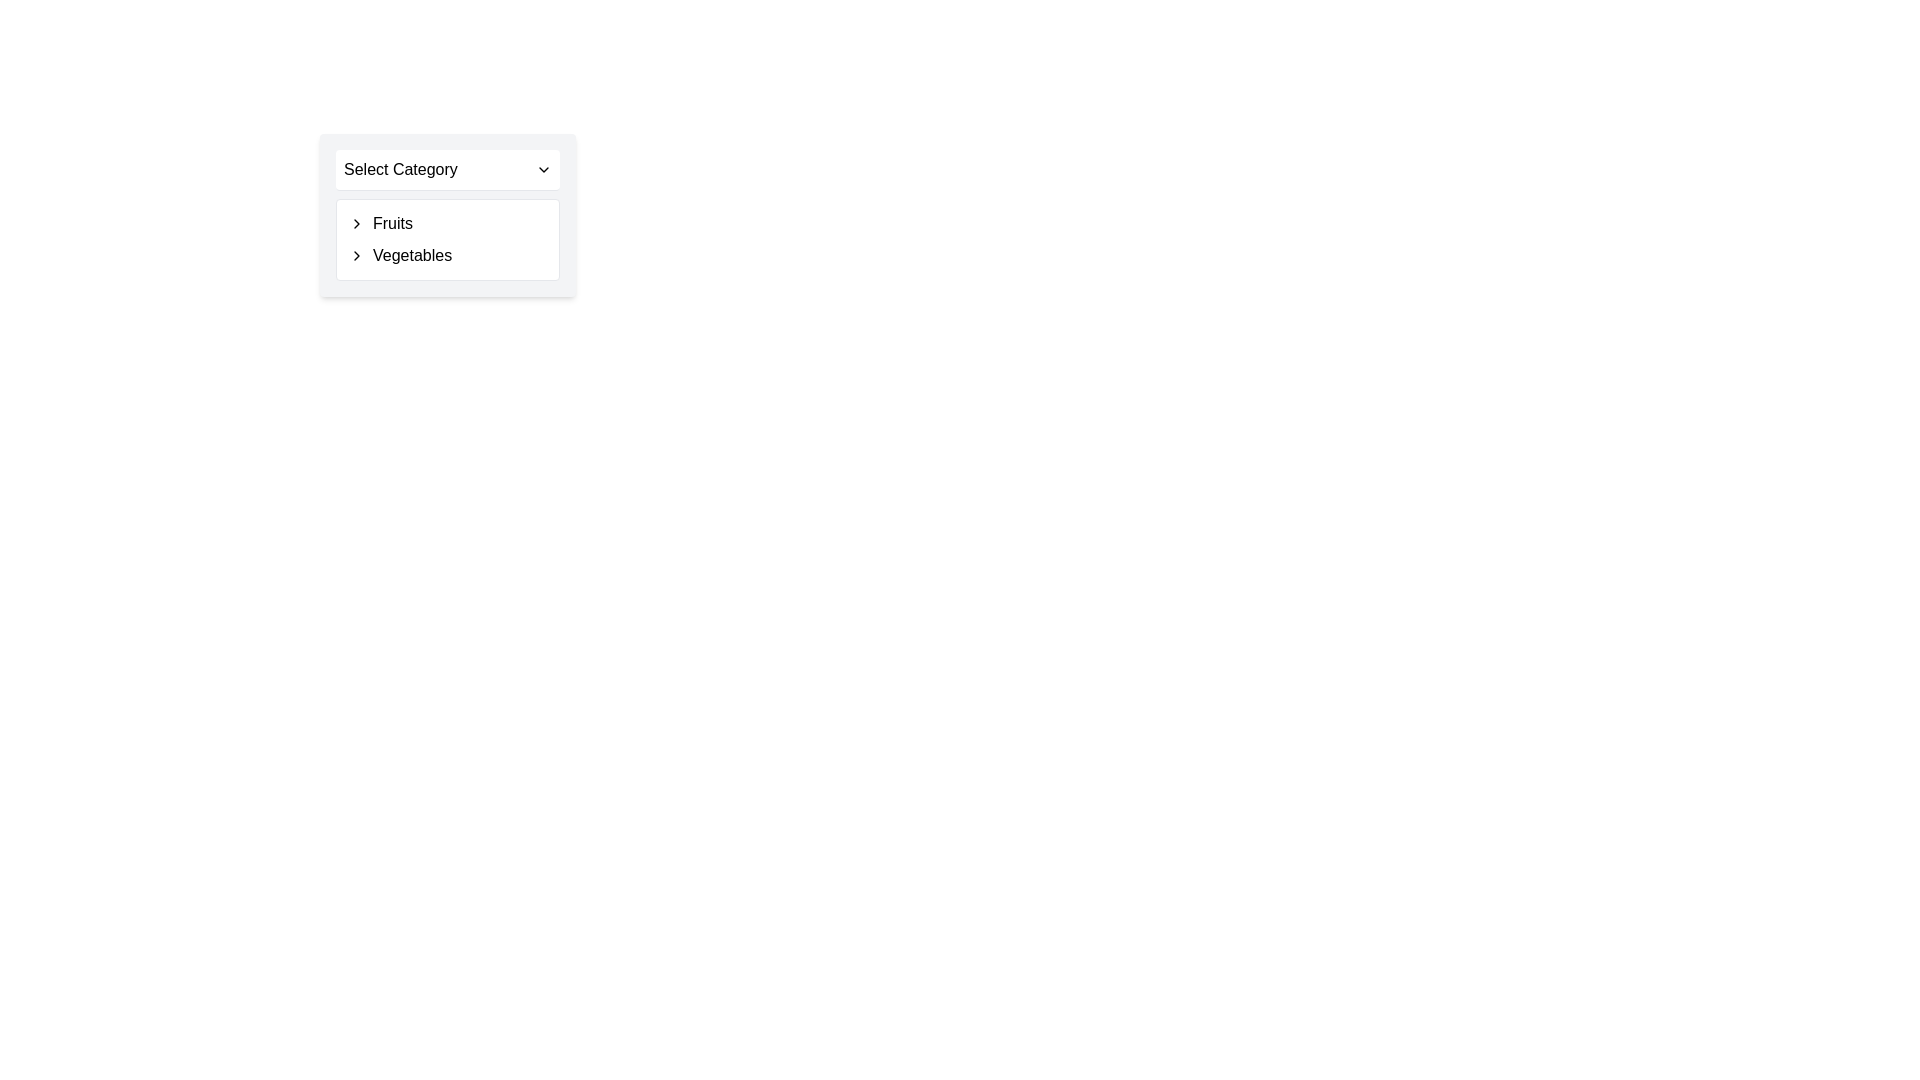  What do you see at coordinates (543, 168) in the screenshot?
I see `the downward-pointing chevron icon located to the right of the text 'Select Category'` at bounding box center [543, 168].